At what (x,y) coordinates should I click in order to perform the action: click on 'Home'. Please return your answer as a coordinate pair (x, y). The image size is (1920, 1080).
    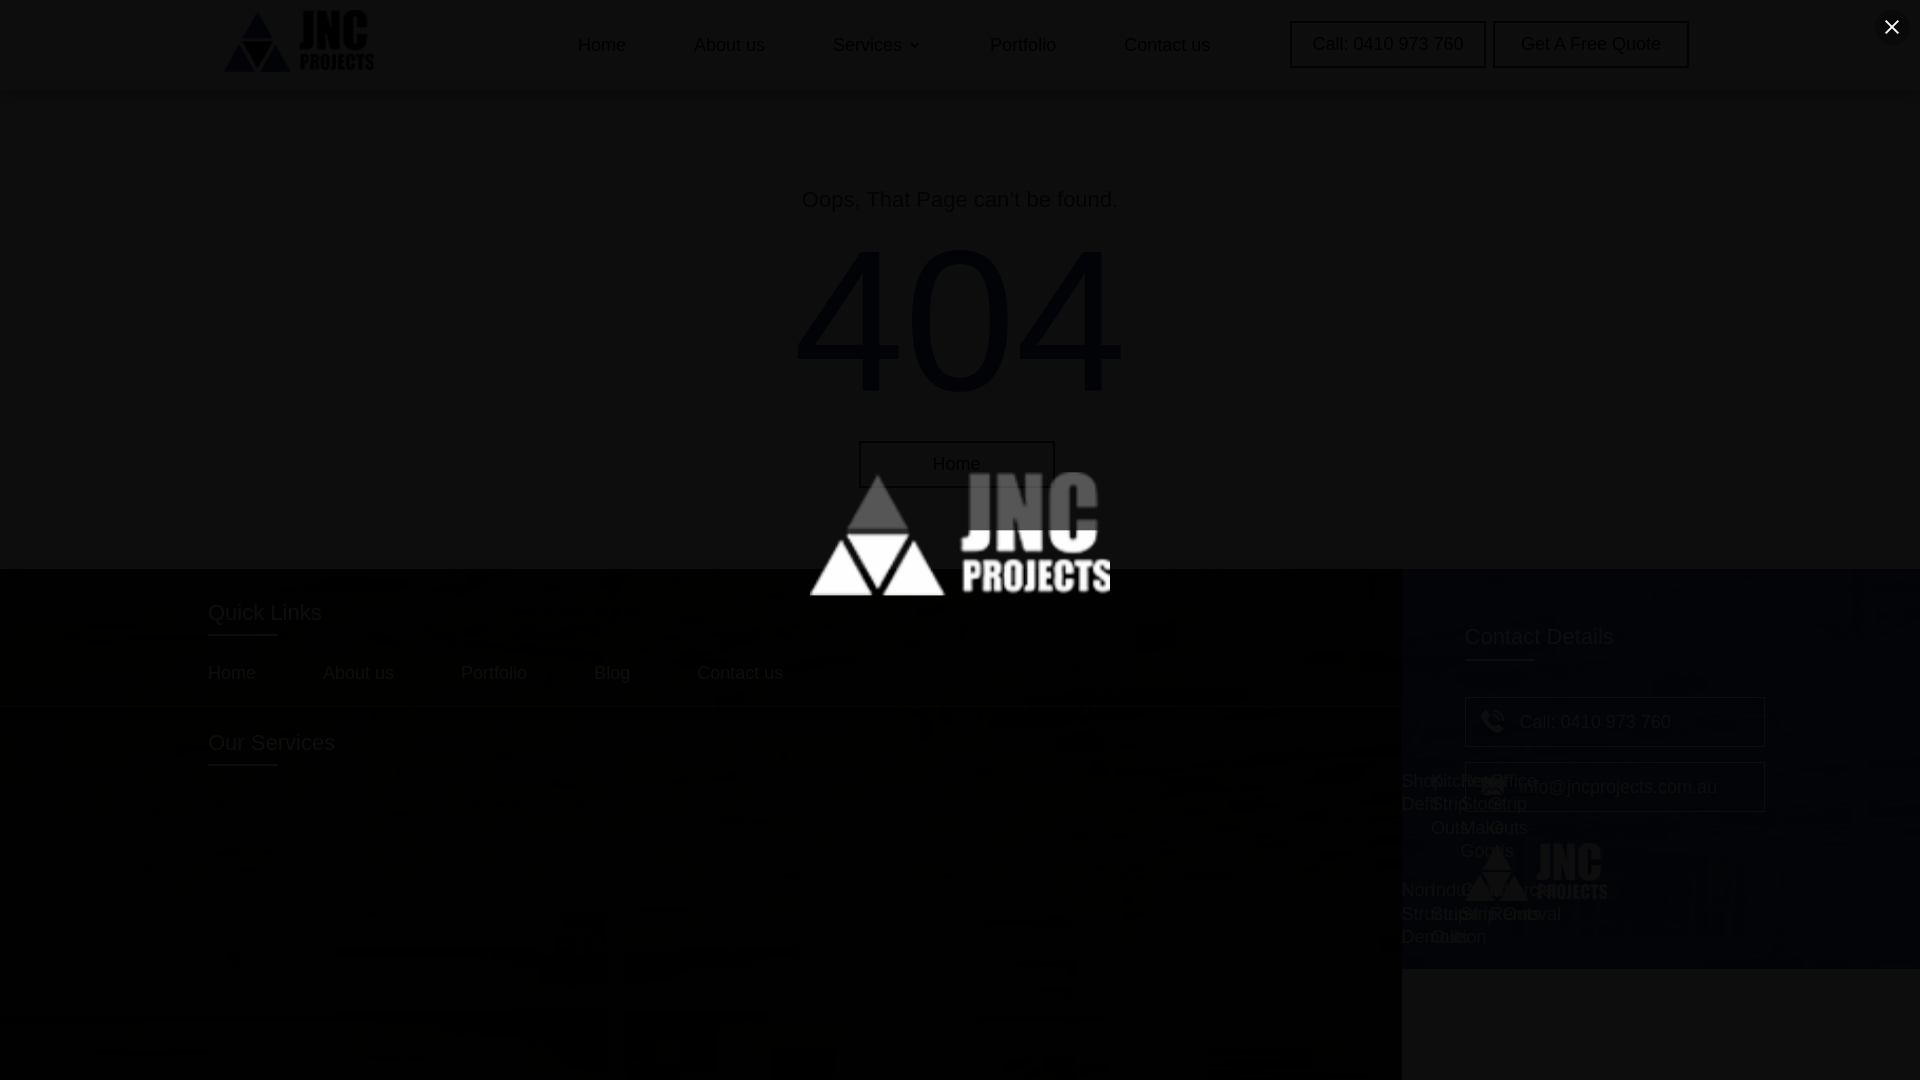
    Looking at the image, I should click on (253, 672).